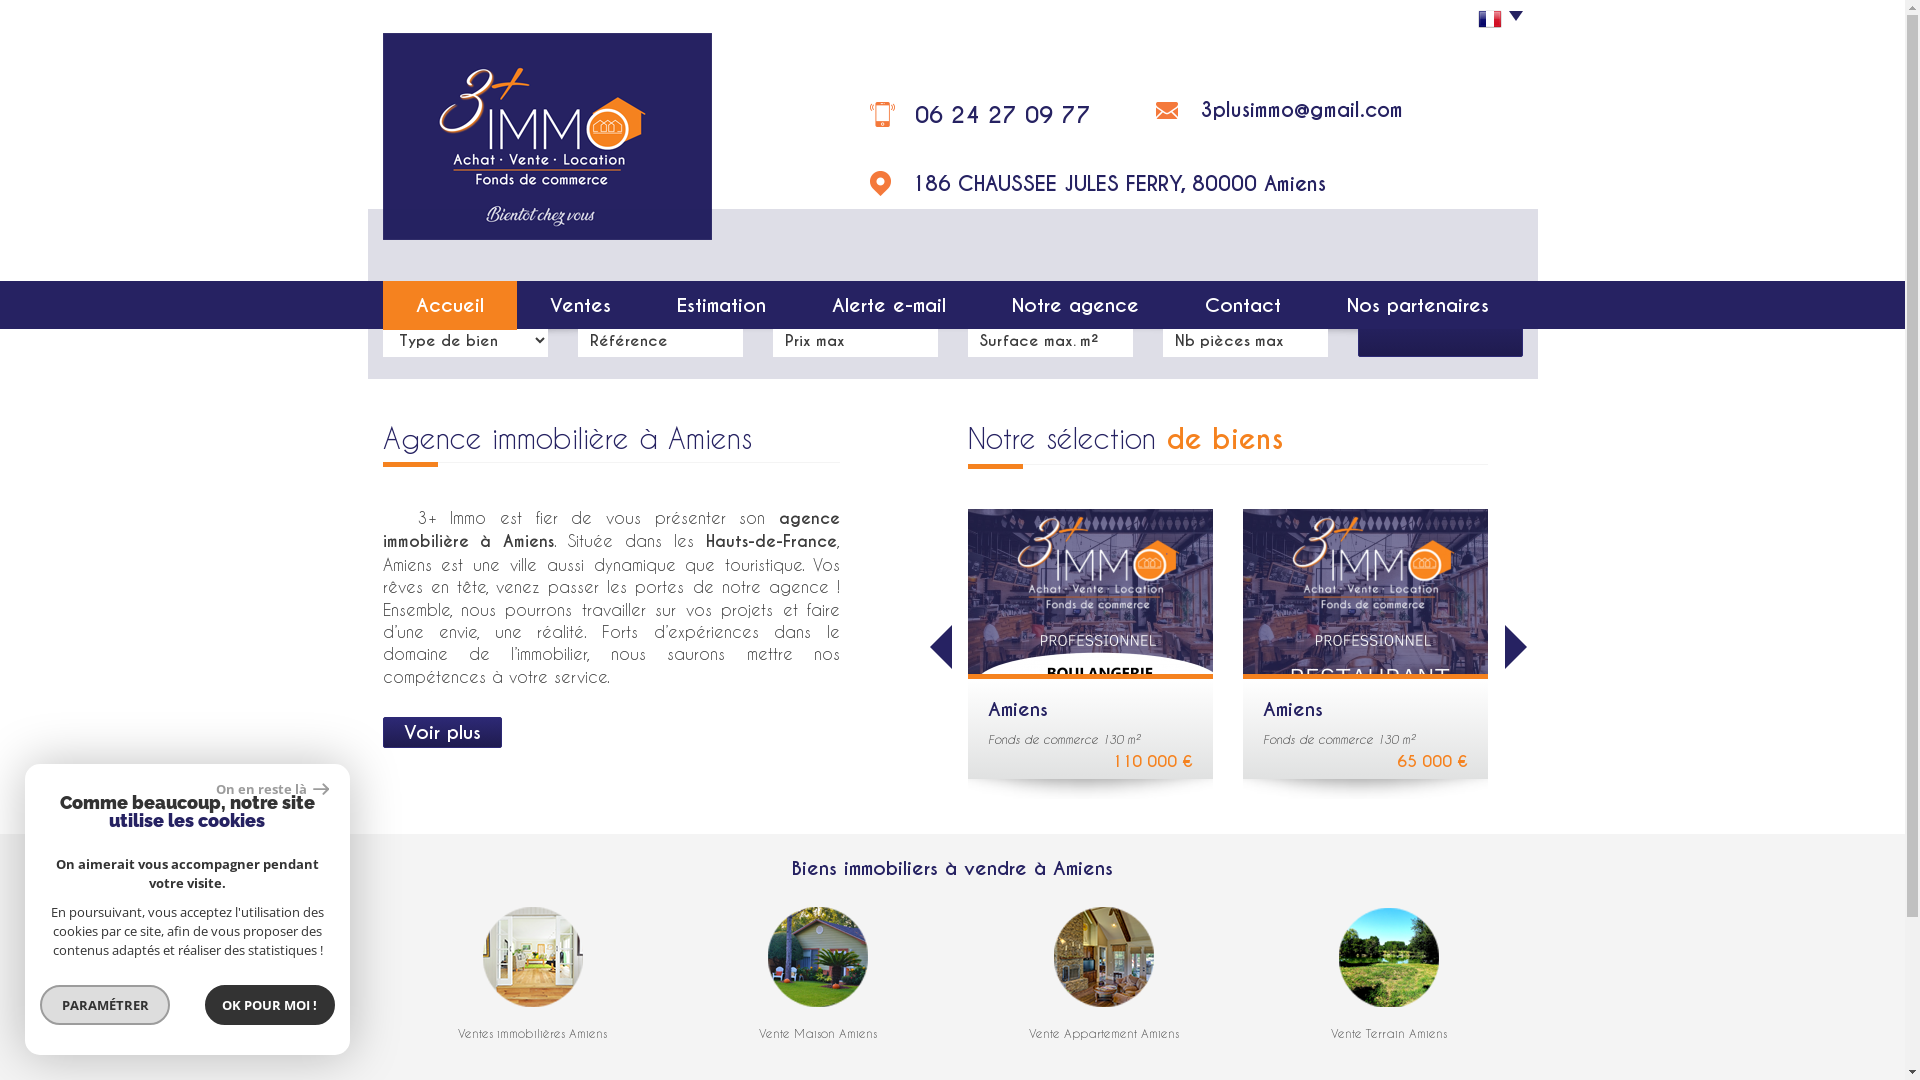 This screenshot has height=1080, width=1920. Describe the element at coordinates (817, 1033) in the screenshot. I see `'Vente Maison Amiens'` at that location.